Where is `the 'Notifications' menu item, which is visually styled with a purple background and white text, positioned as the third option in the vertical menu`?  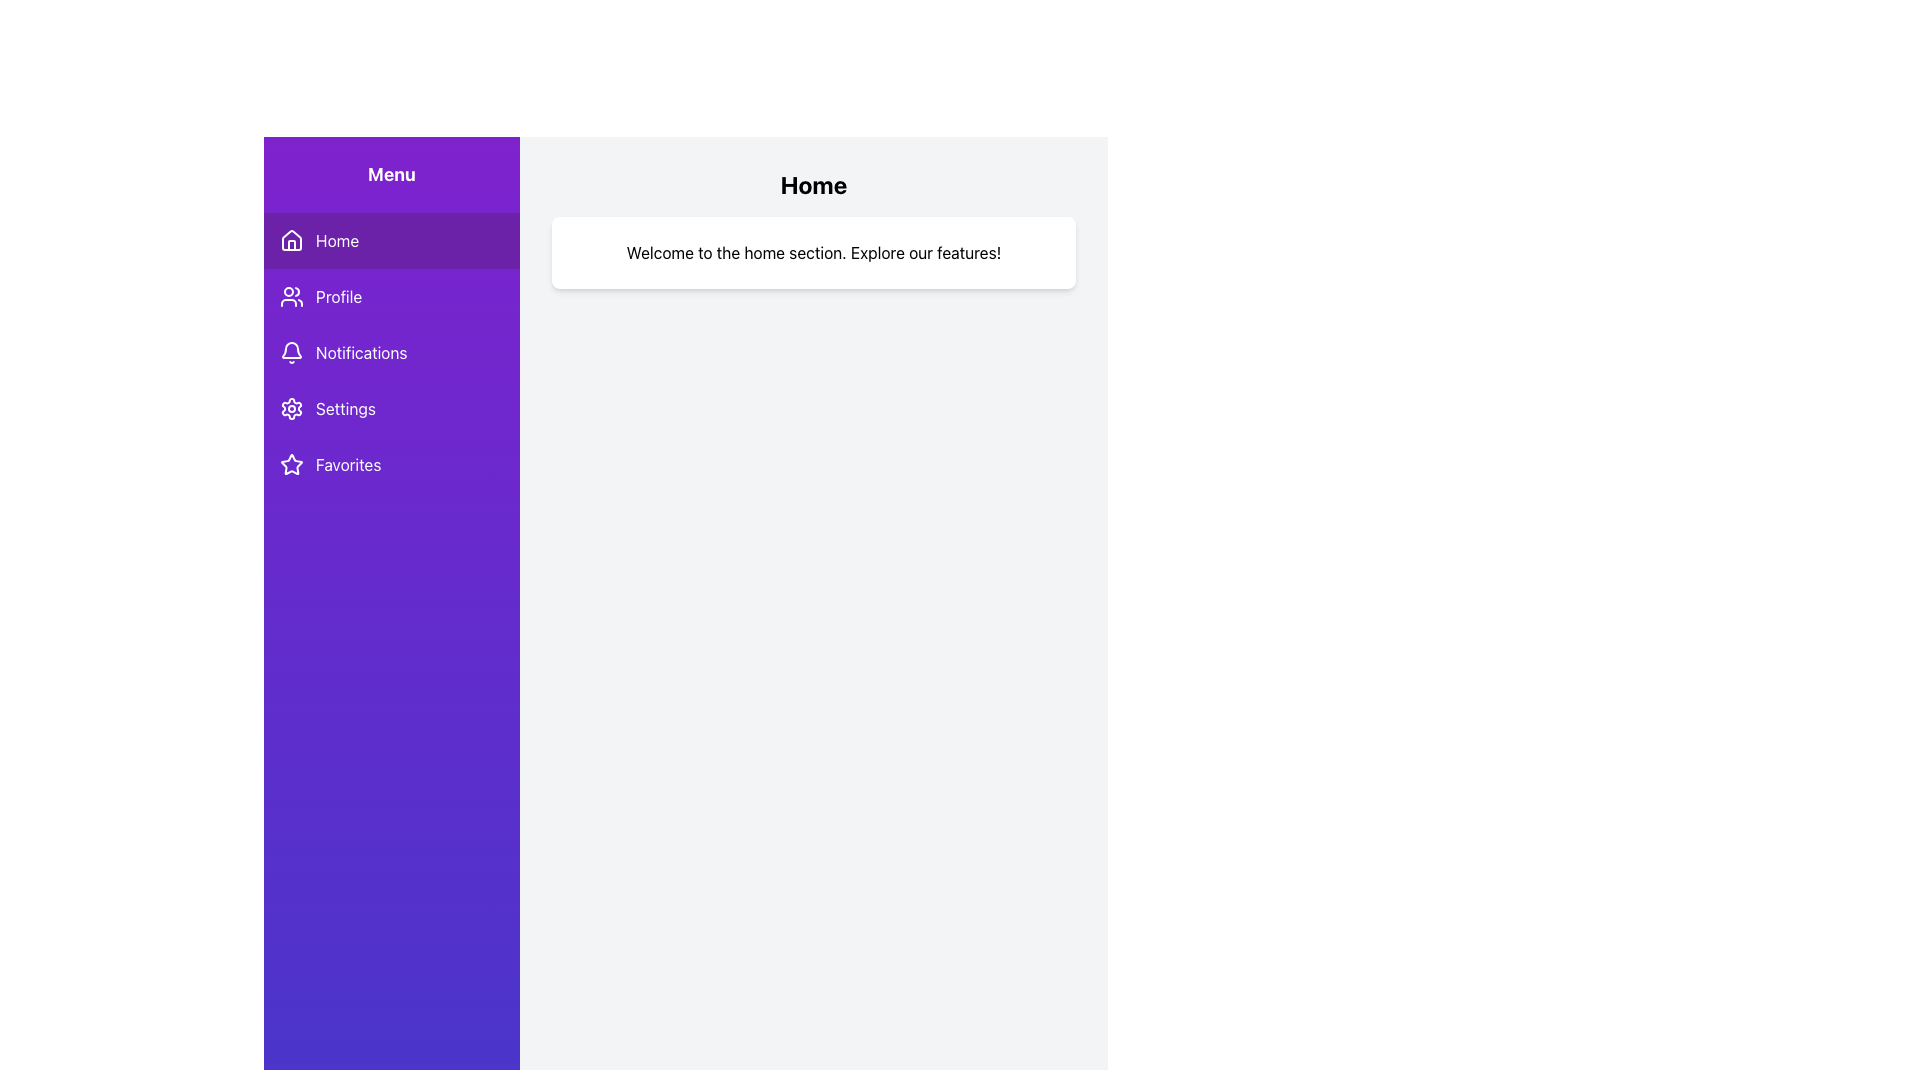 the 'Notifications' menu item, which is visually styled with a purple background and white text, positioned as the third option in the vertical menu is located at coordinates (392, 352).